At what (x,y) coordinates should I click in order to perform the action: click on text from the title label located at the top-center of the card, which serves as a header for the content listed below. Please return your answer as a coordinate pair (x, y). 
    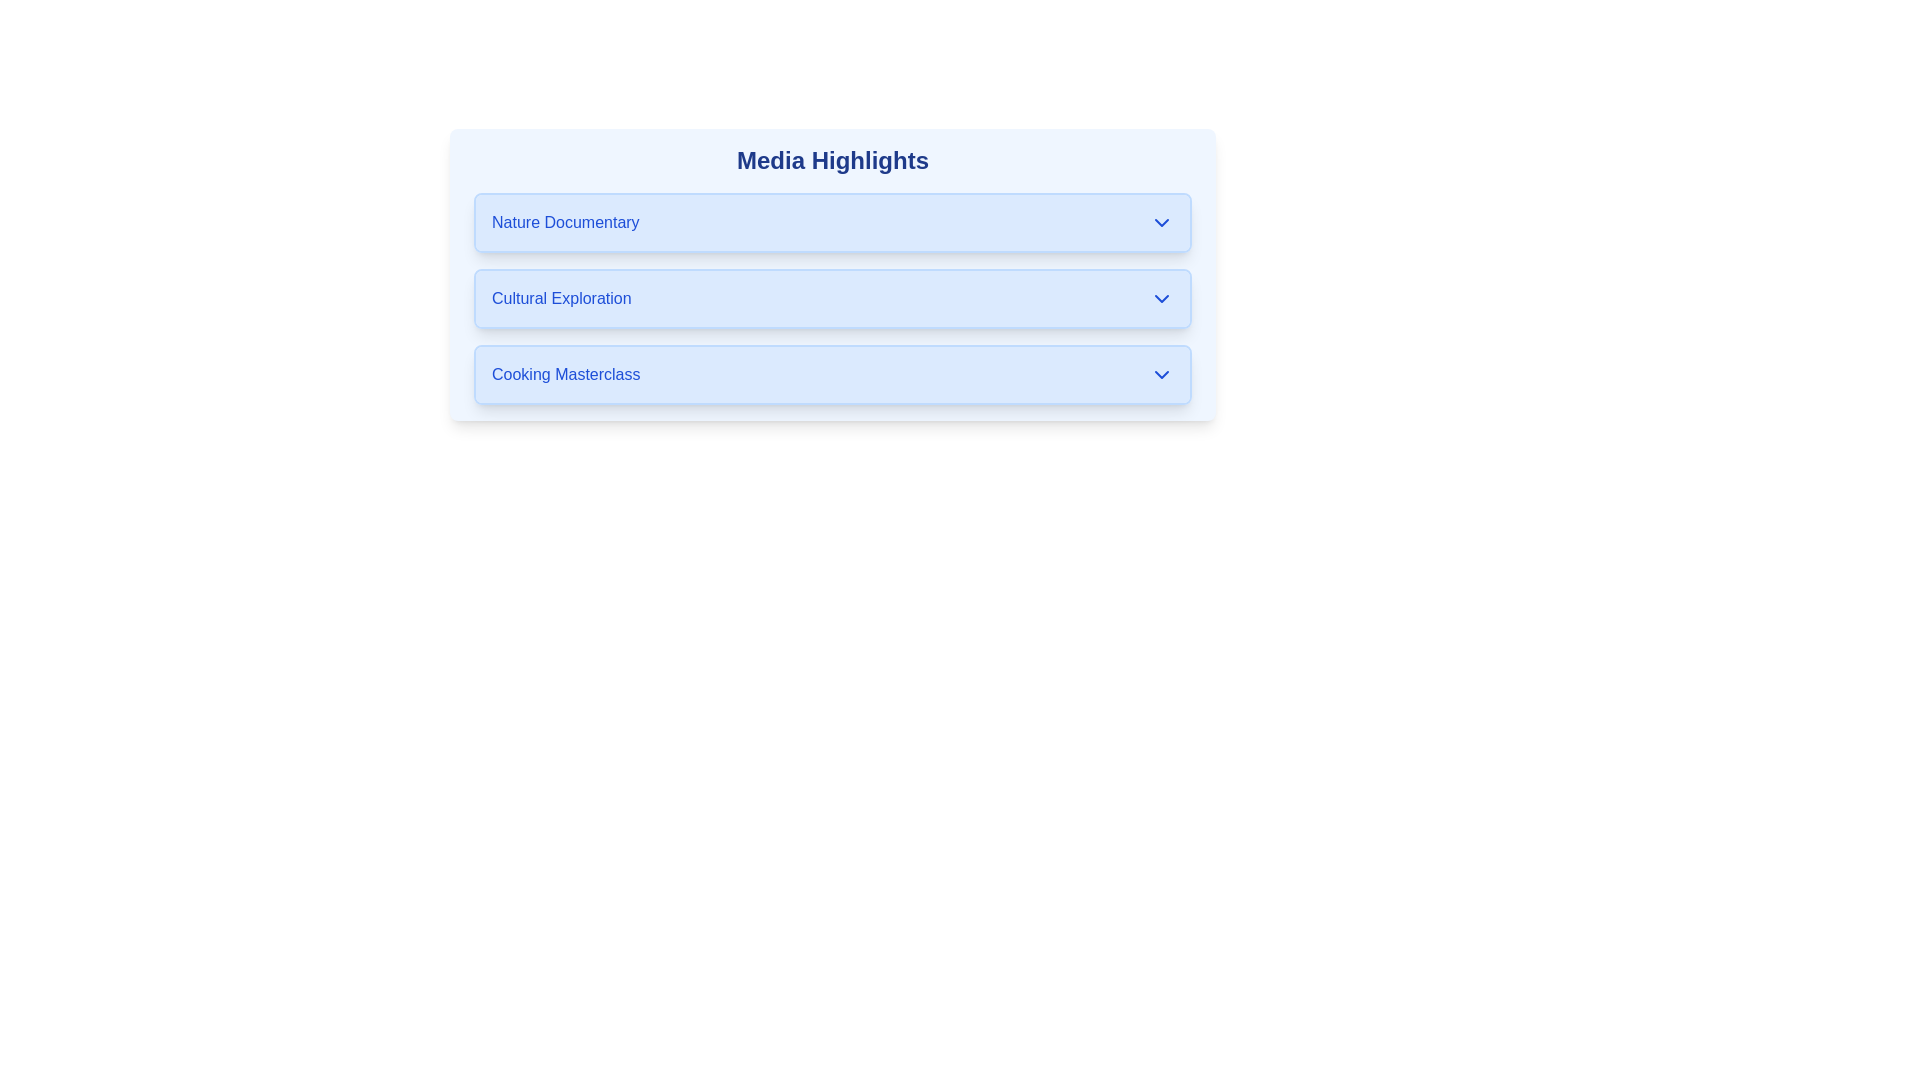
    Looking at the image, I should click on (833, 160).